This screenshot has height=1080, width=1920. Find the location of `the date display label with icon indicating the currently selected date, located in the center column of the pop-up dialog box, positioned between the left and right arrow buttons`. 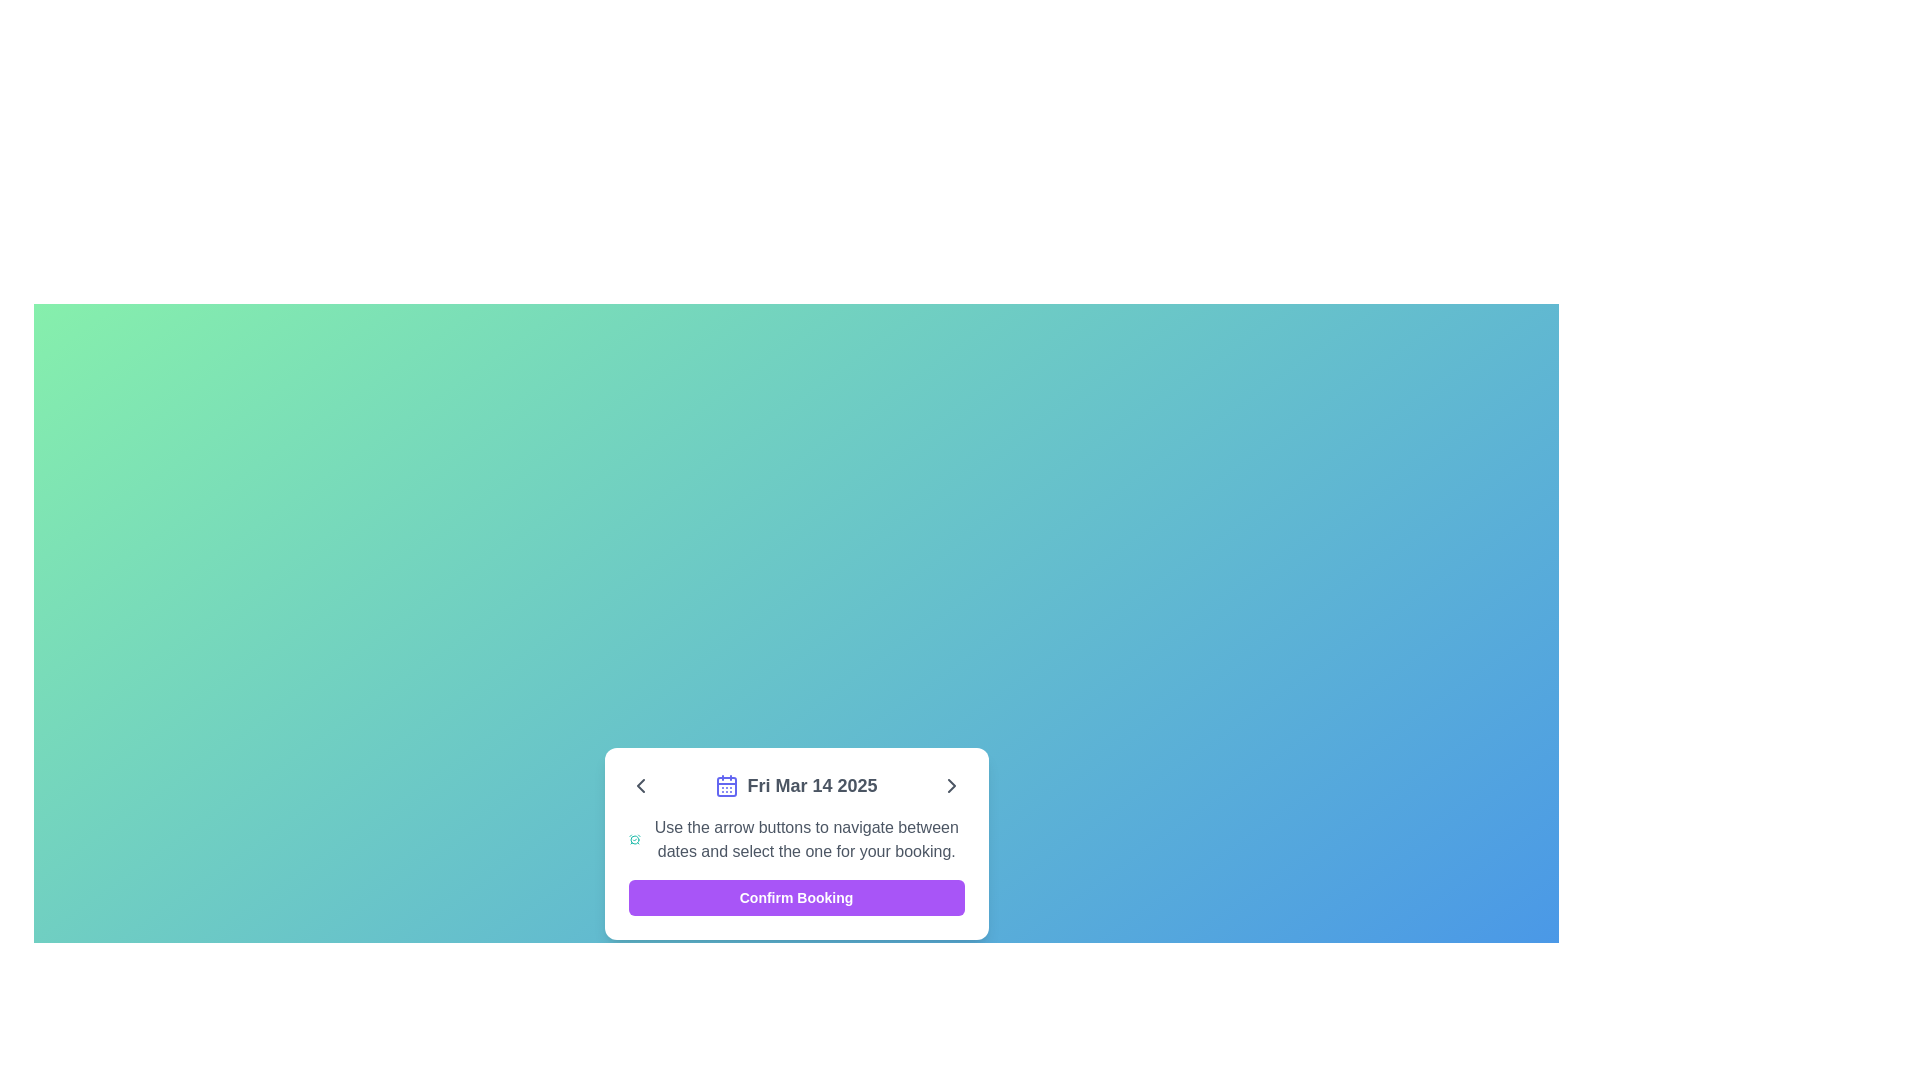

the date display label with icon indicating the currently selected date, located in the center column of the pop-up dialog box, positioned between the left and right arrow buttons is located at coordinates (795, 785).